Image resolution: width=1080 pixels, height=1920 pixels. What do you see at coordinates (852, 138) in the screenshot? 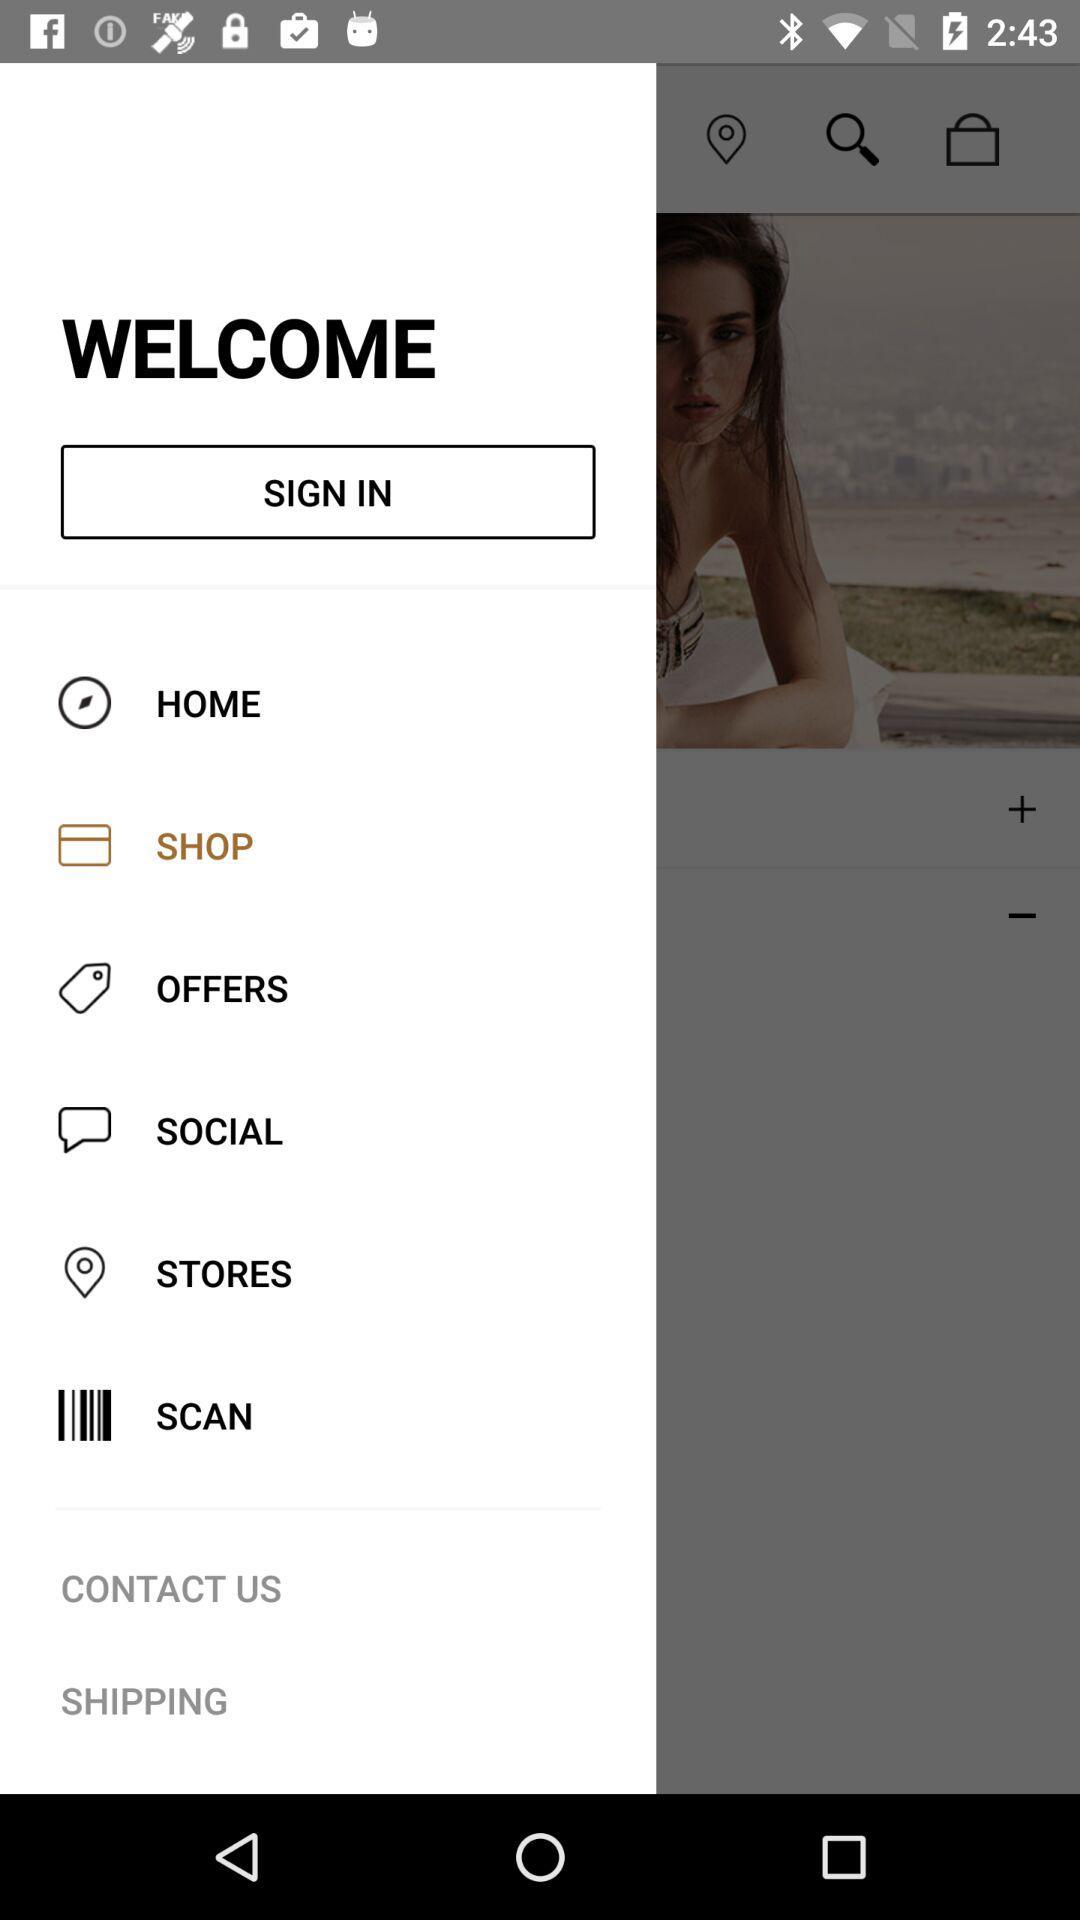
I see `search icon` at bounding box center [852, 138].